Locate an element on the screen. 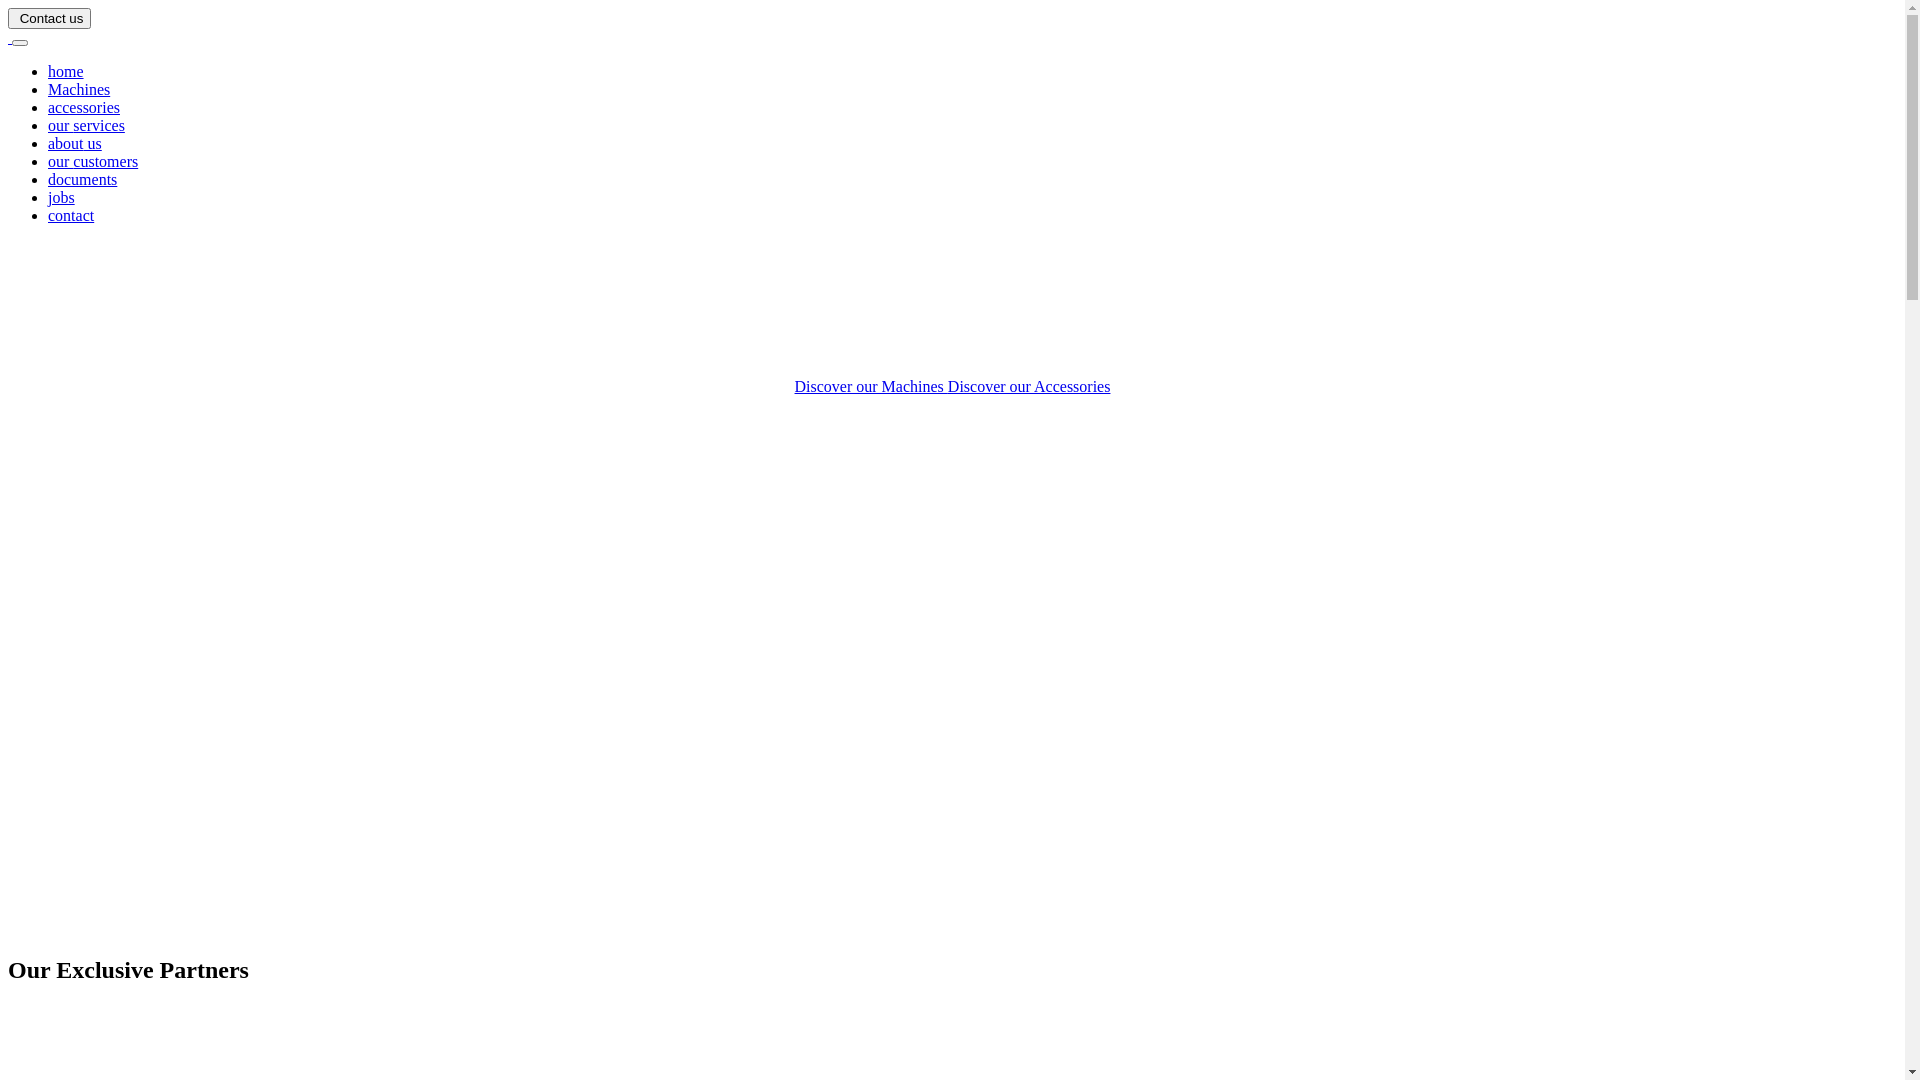 The image size is (1920, 1080). 'jobs' is located at coordinates (61, 197).